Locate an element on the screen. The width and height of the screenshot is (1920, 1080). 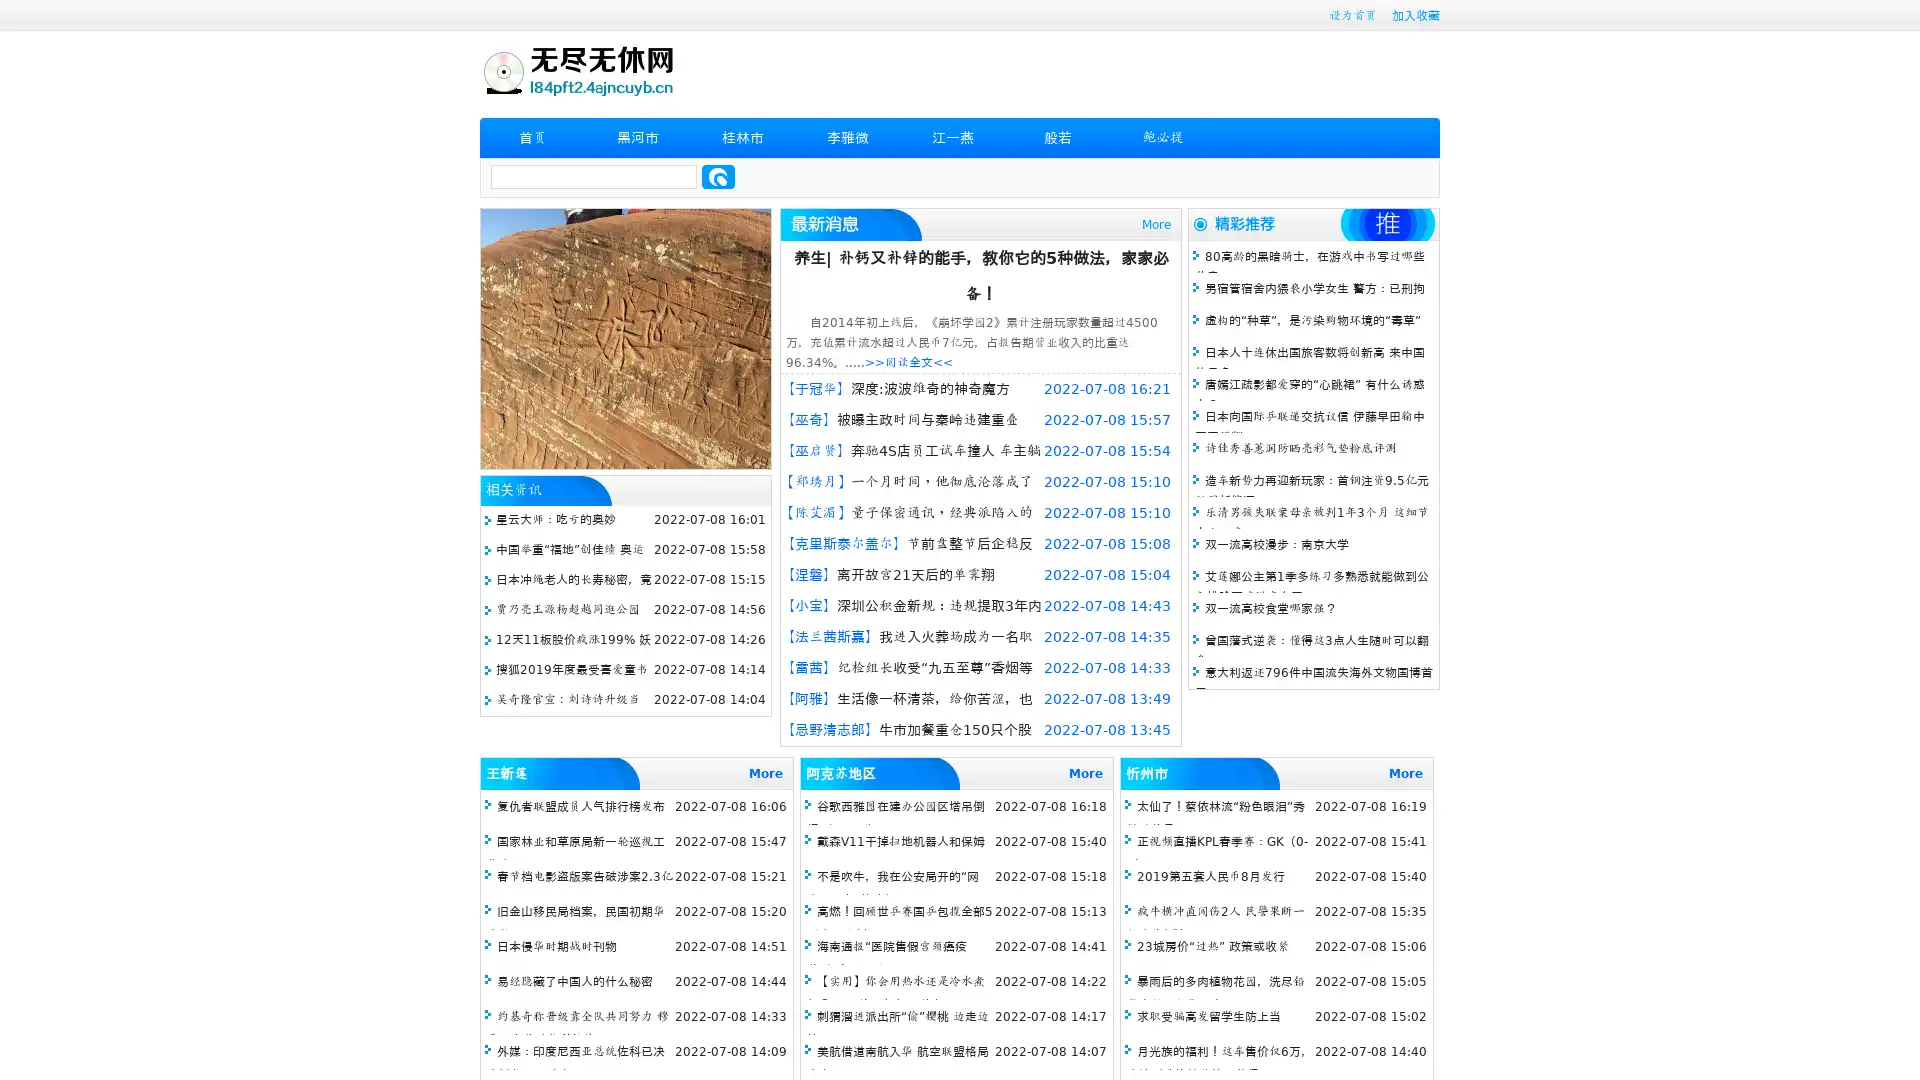
Search is located at coordinates (718, 176).